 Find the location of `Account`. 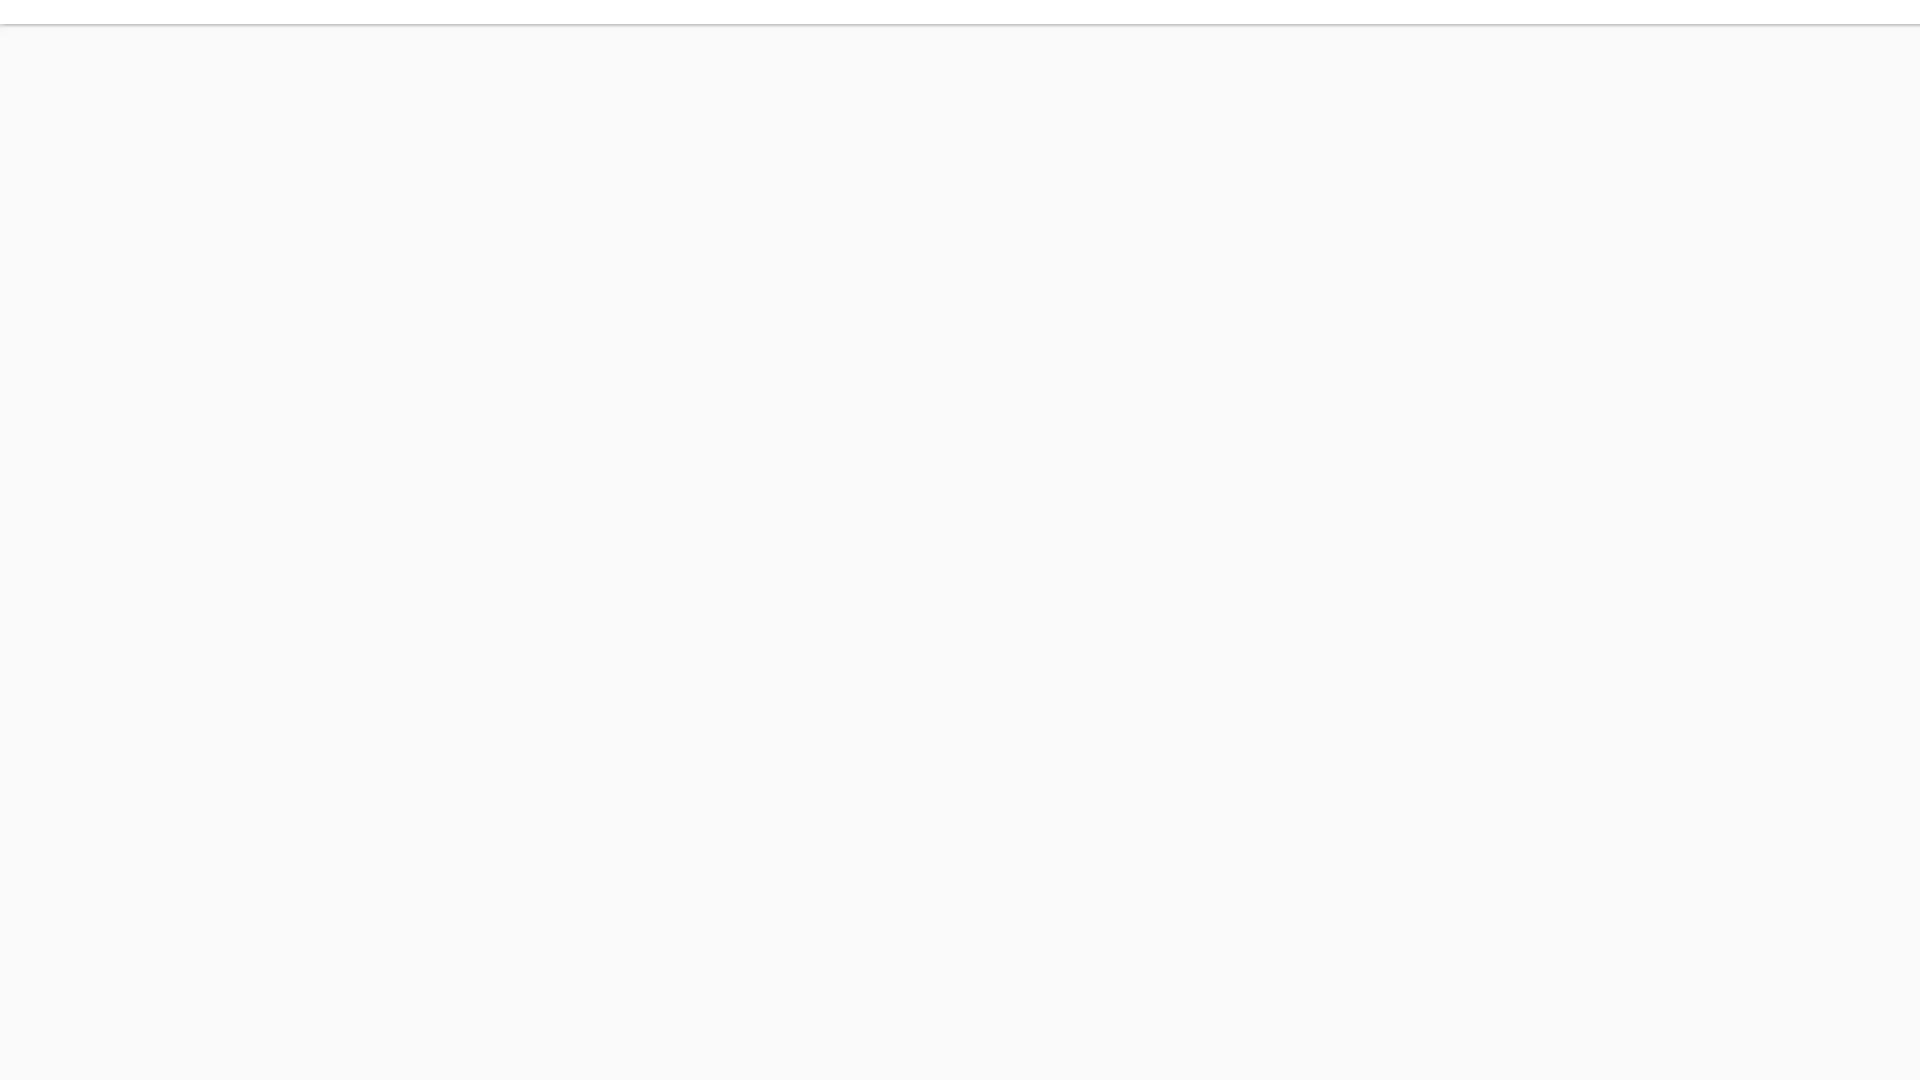

Account is located at coordinates (1587, 218).